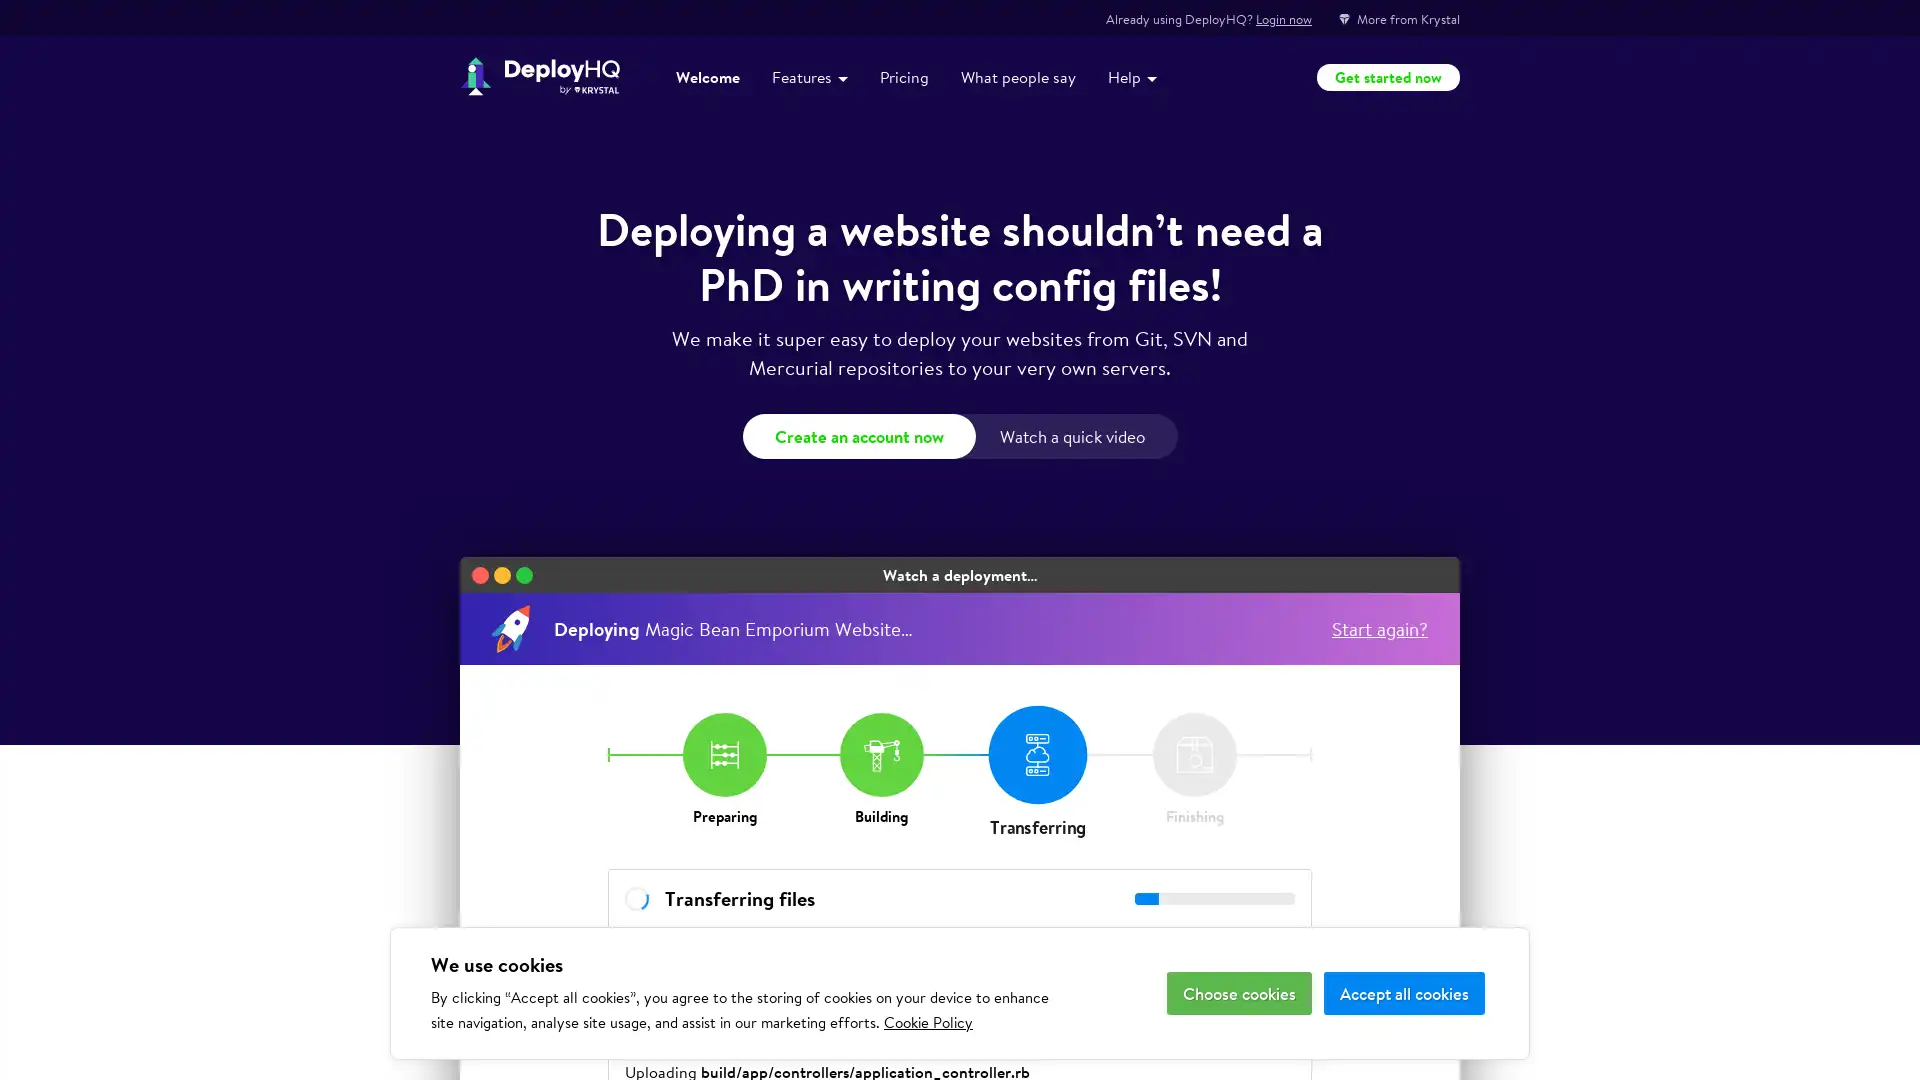  I want to click on Accept all cookies, so click(1403, 993).